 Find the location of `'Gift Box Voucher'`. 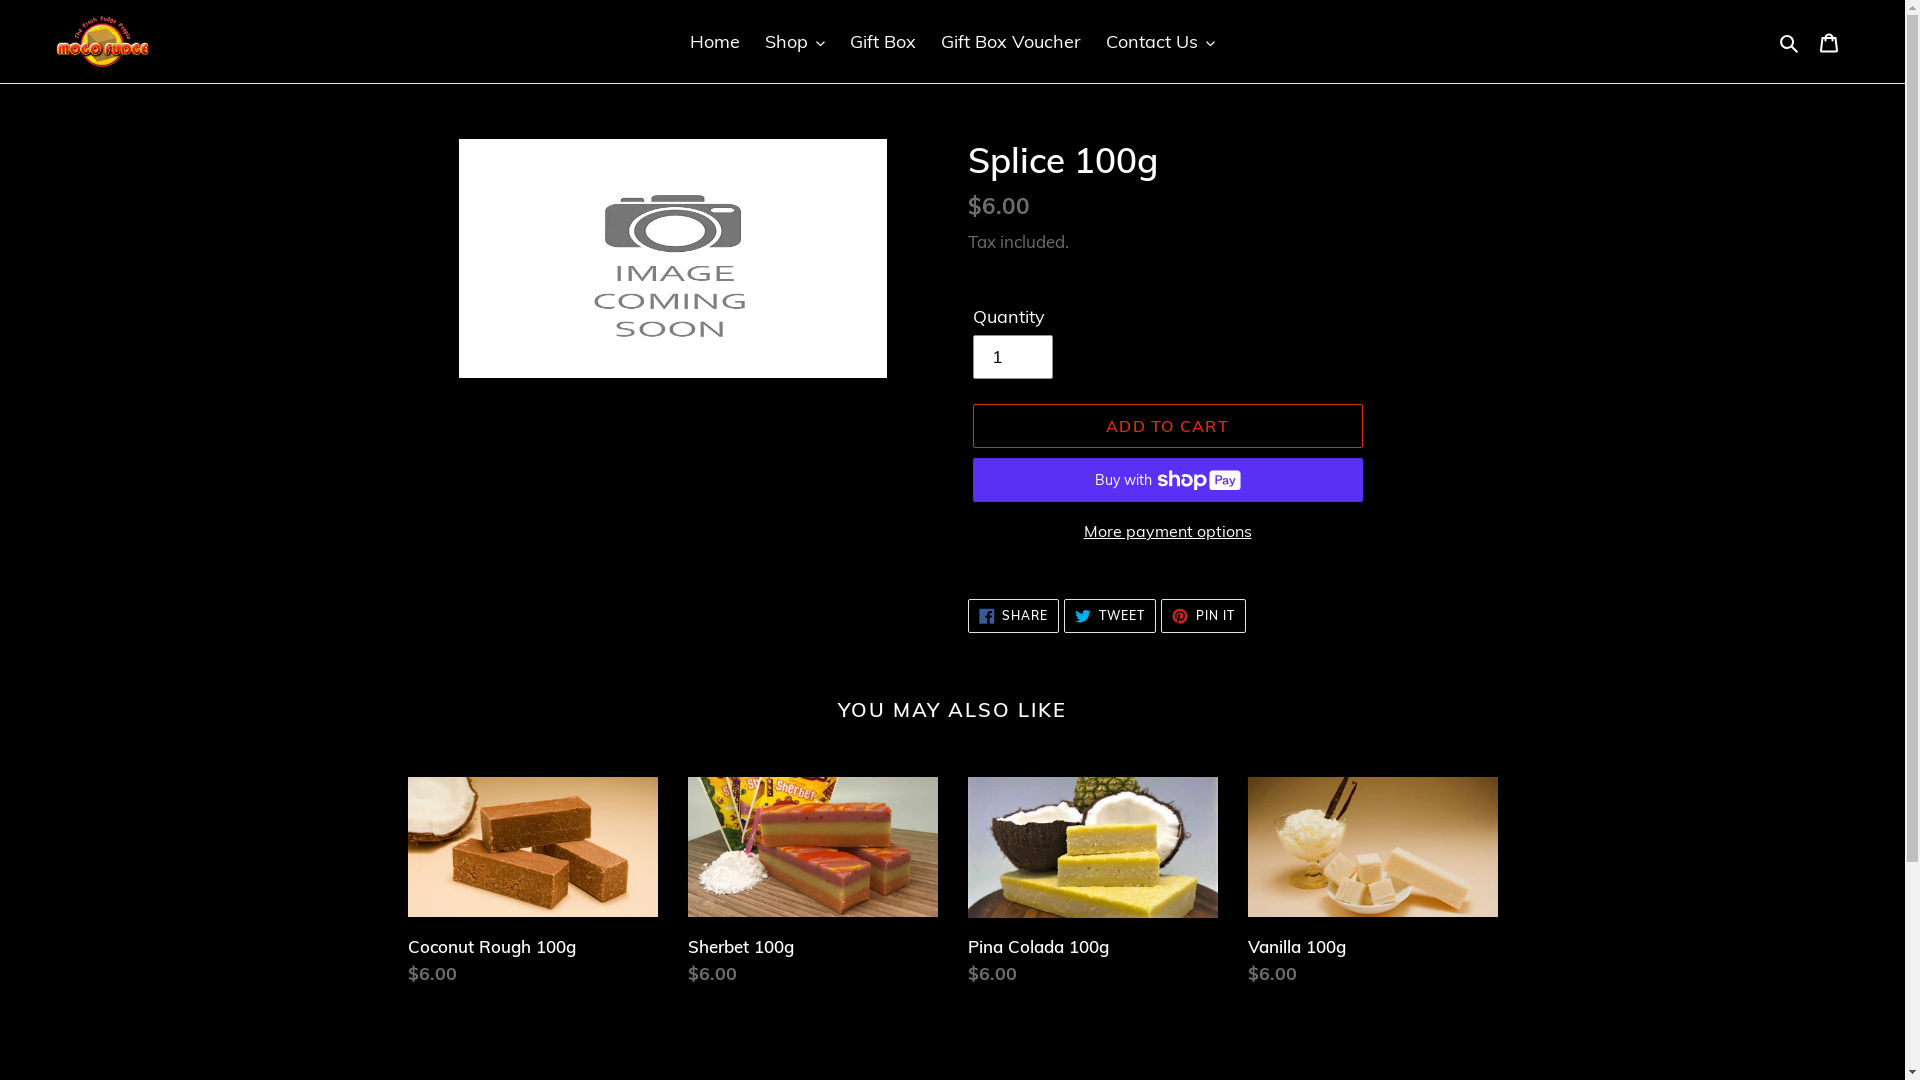

'Gift Box Voucher' is located at coordinates (1011, 41).